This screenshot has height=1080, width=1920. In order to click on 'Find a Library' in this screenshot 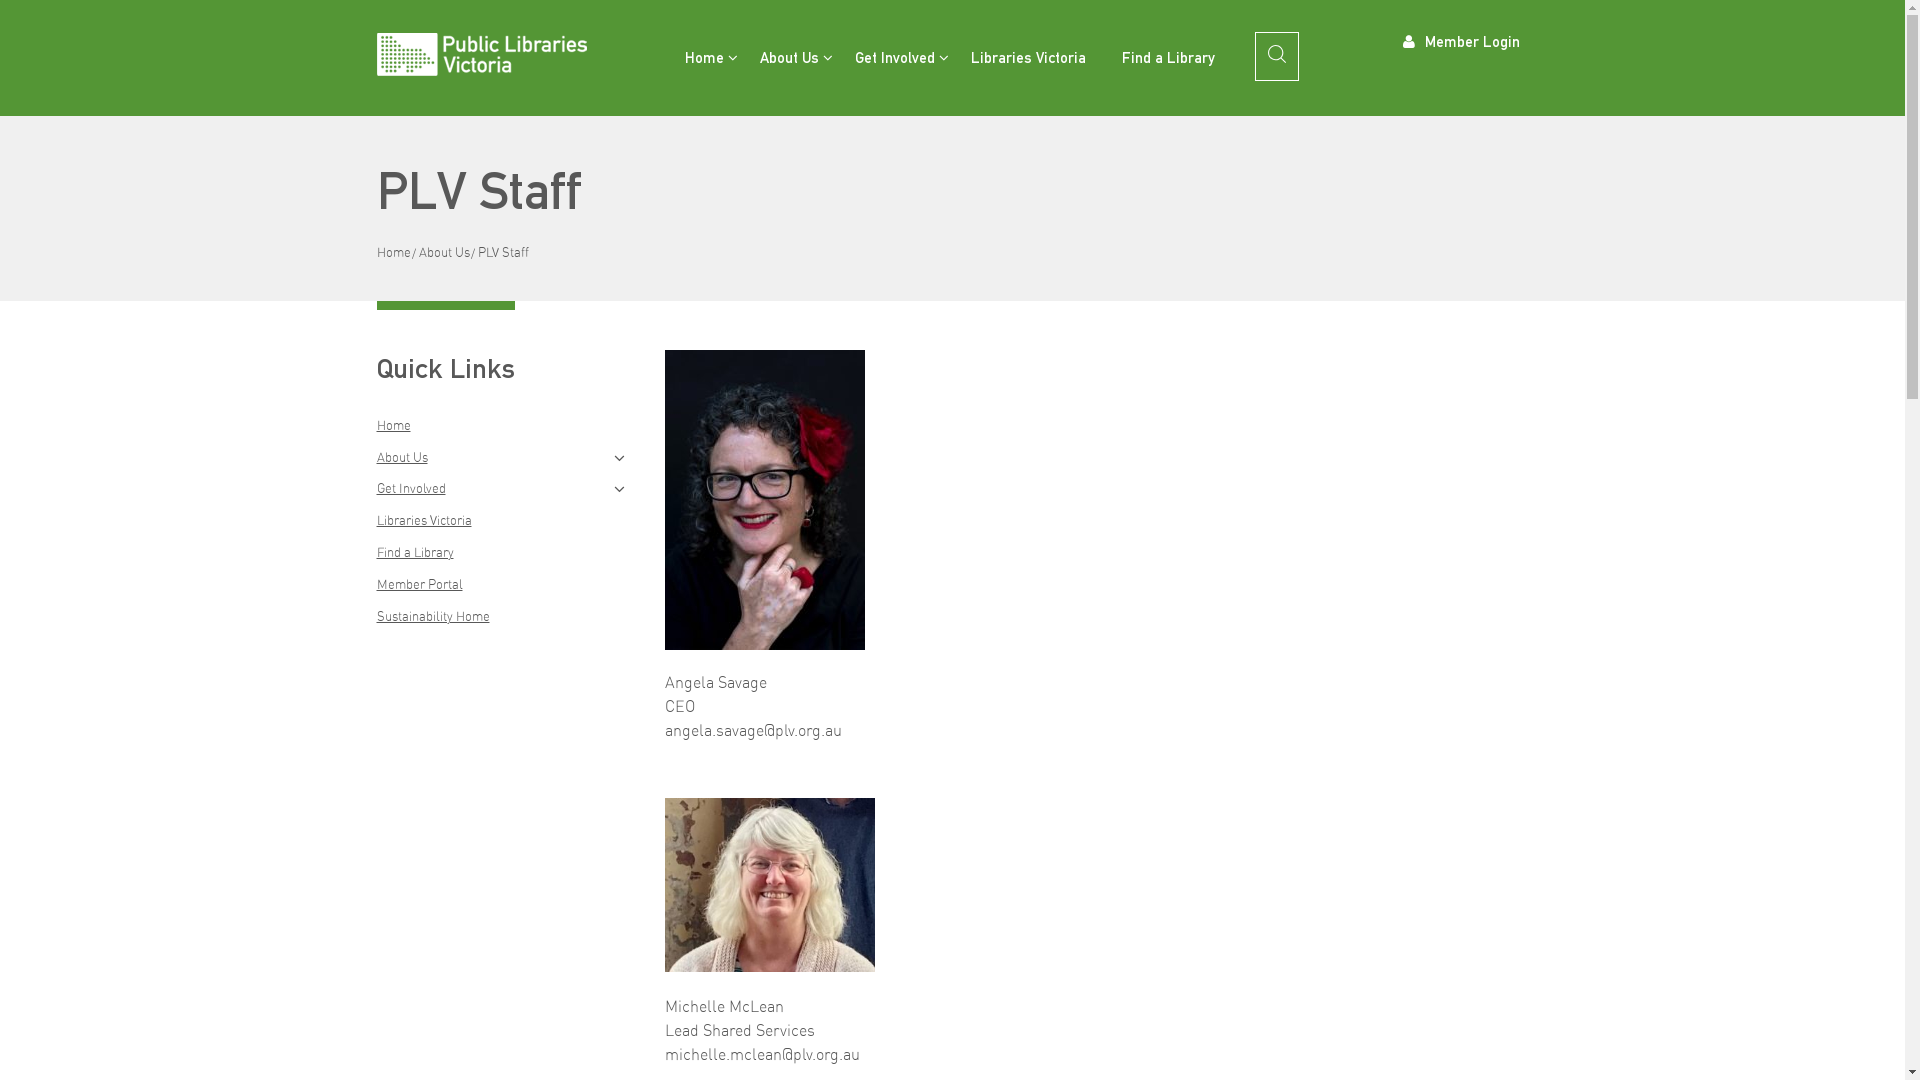, I will do `click(413, 551)`.